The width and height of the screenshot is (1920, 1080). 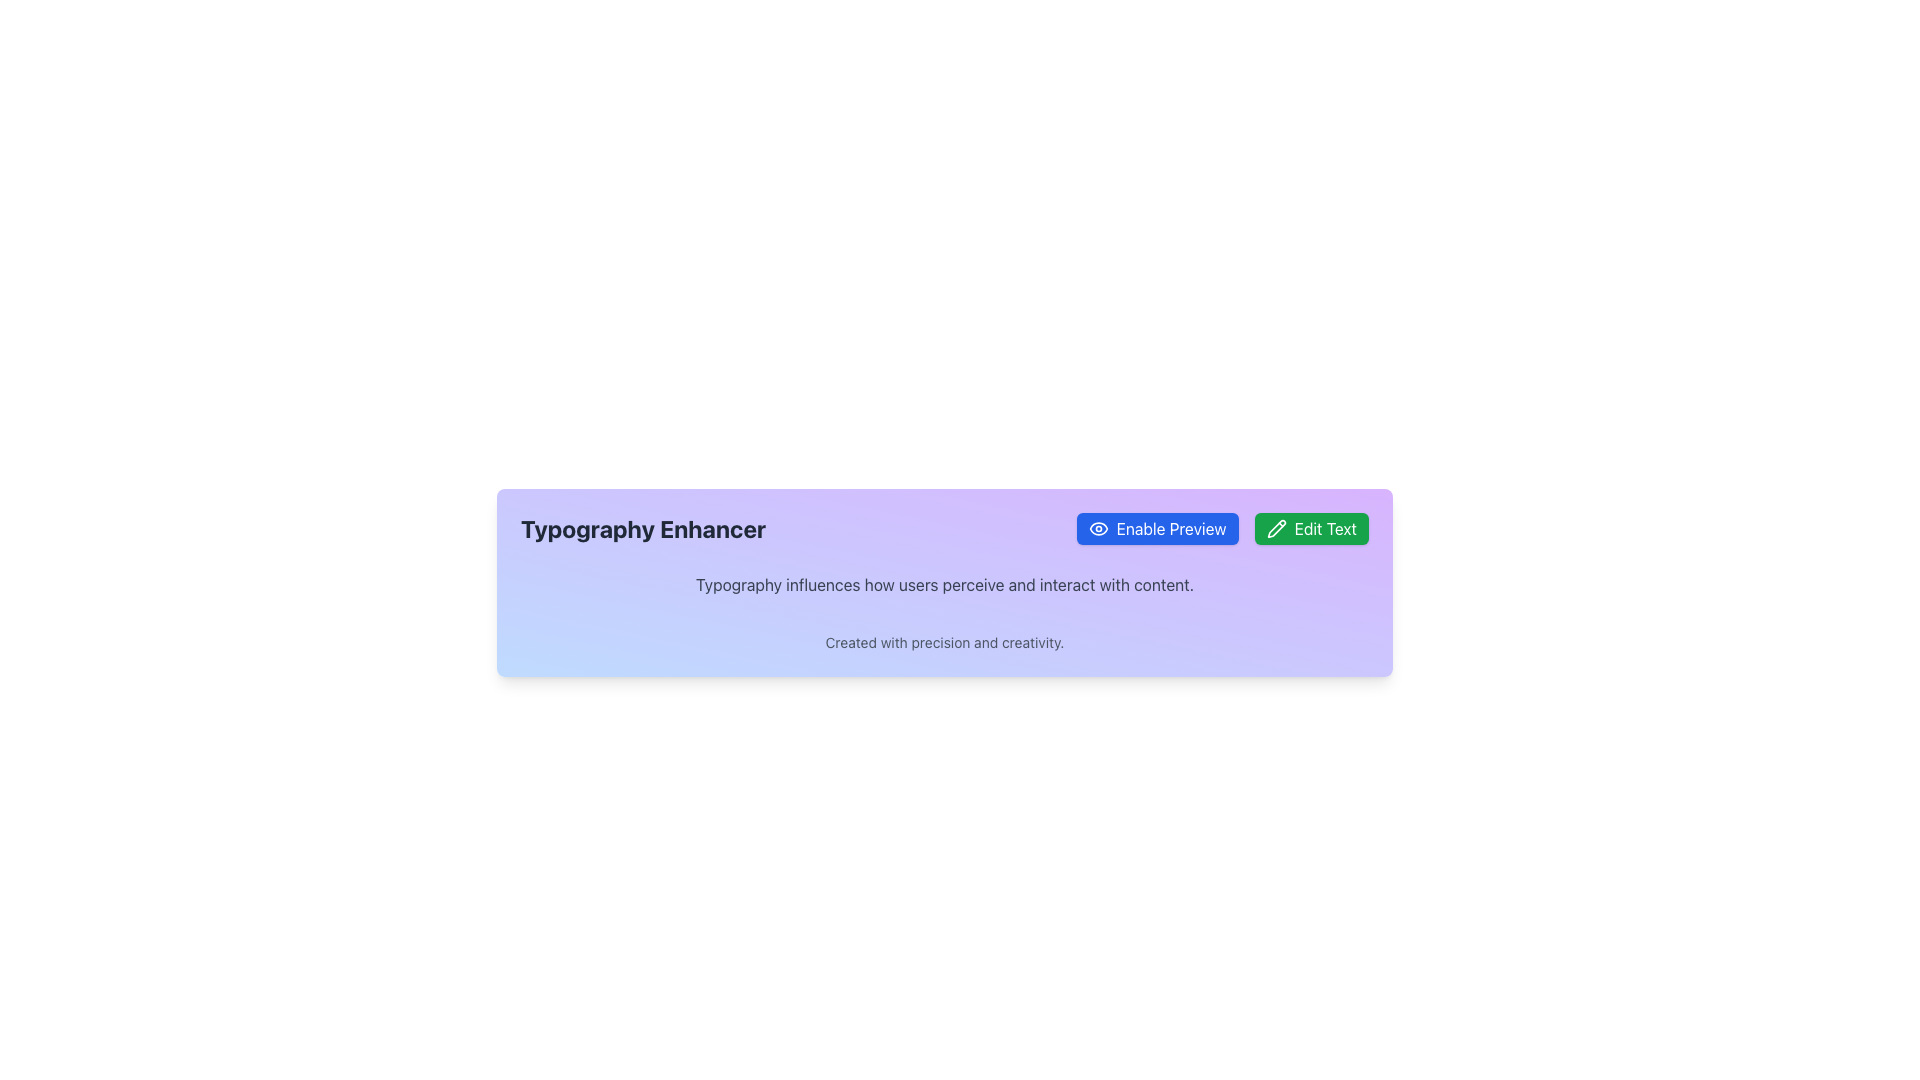 I want to click on the Static Text element that displays descriptive information about typography's significance, located below the 'Typography Enhancer' title and the 'Enable Preview' and 'Edit Text' buttons, so click(x=944, y=585).